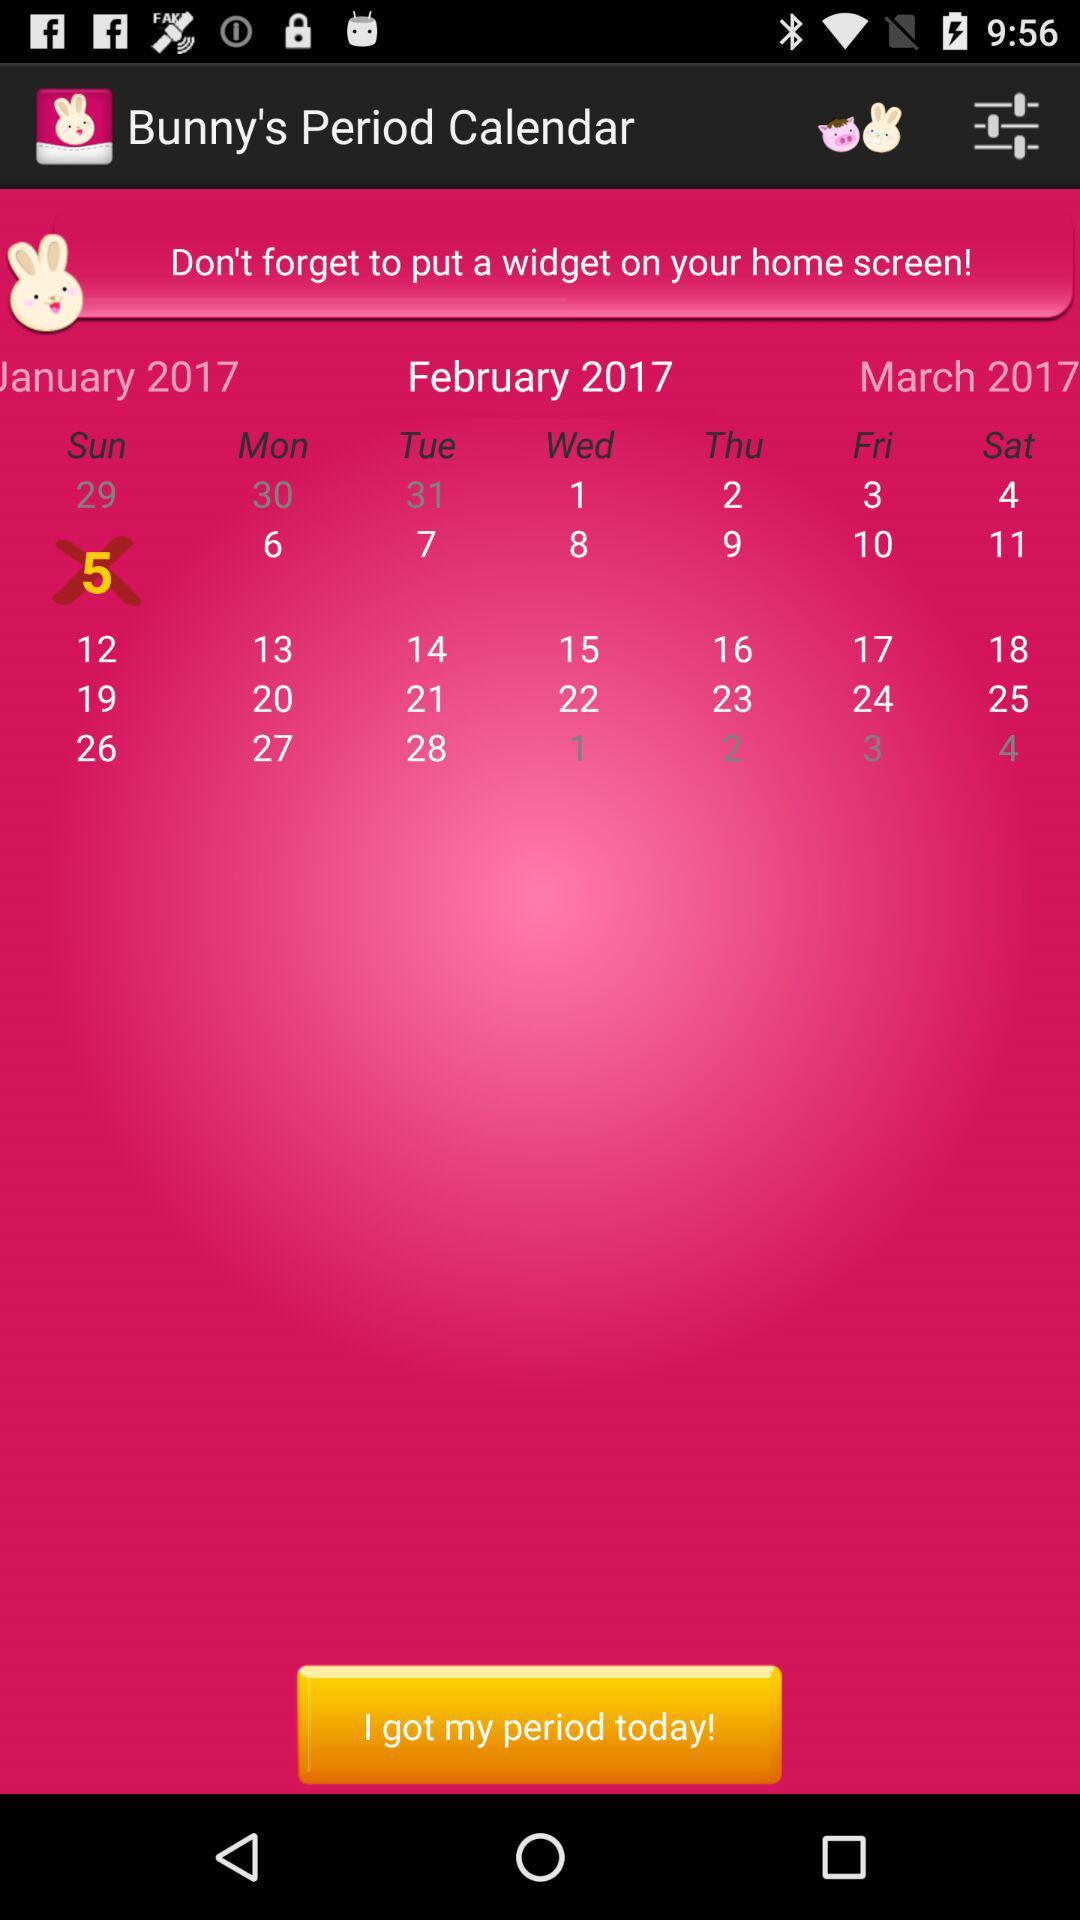 Image resolution: width=1080 pixels, height=1920 pixels. What do you see at coordinates (273, 697) in the screenshot?
I see `20 which is just below 13` at bounding box center [273, 697].